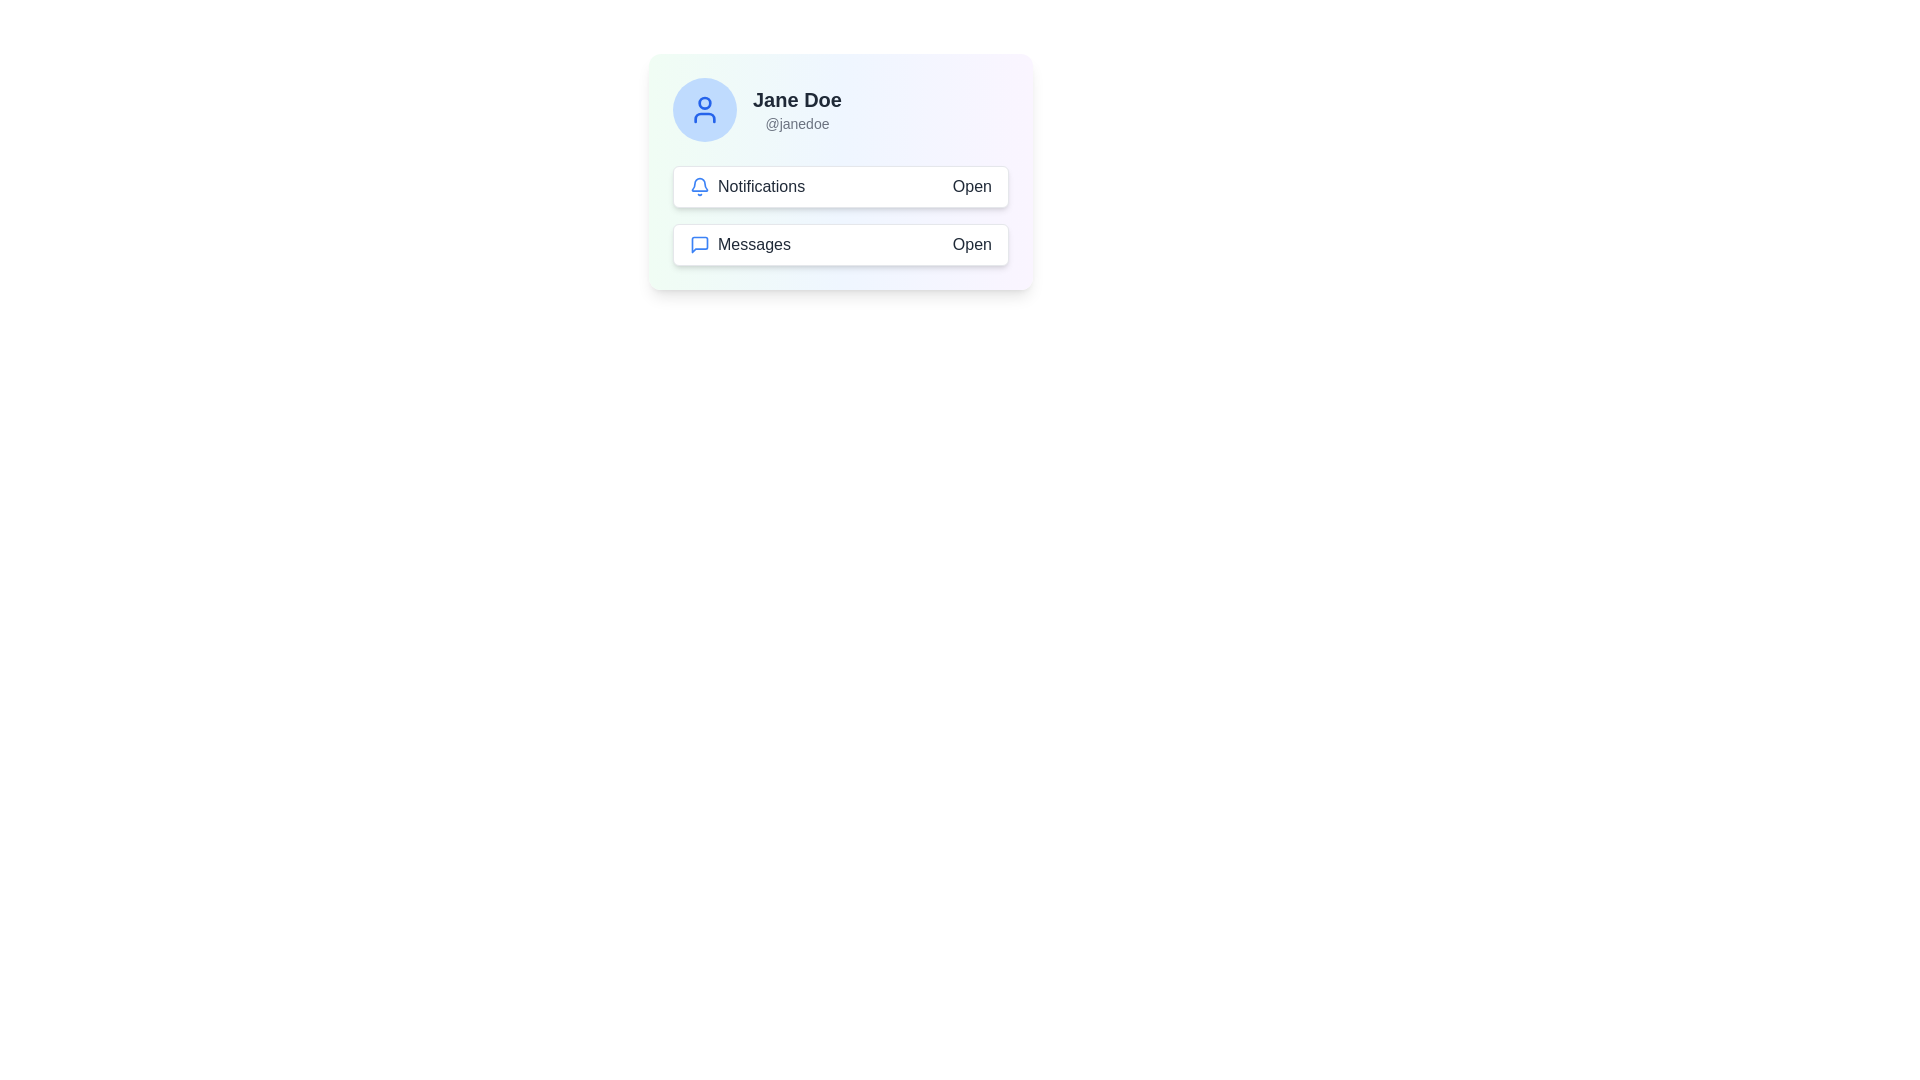 The height and width of the screenshot is (1080, 1920). What do you see at coordinates (705, 103) in the screenshot?
I see `the circular icon representing the head in the user avatar's profile card, located at the top left above the username 'Jane Doe.'` at bounding box center [705, 103].